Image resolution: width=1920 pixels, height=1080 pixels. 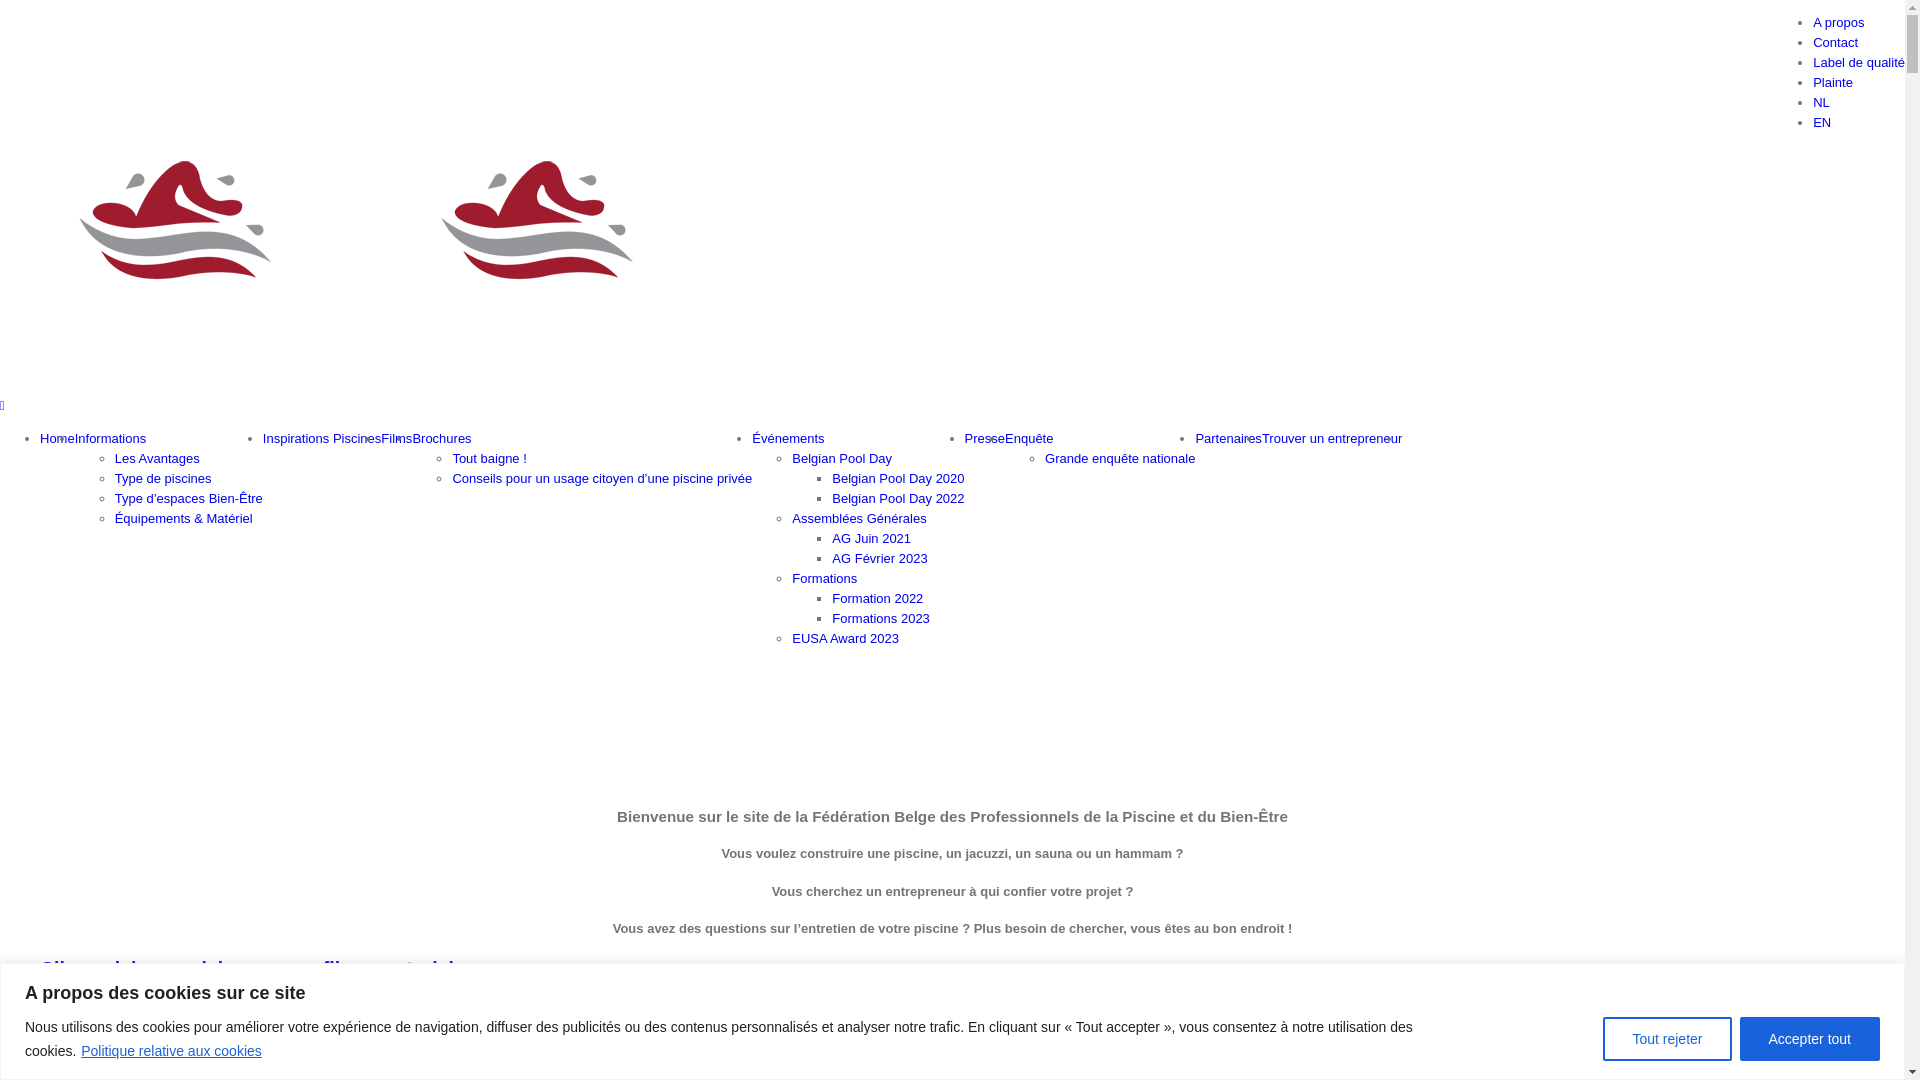 What do you see at coordinates (871, 537) in the screenshot?
I see `'AG Juin 2021'` at bounding box center [871, 537].